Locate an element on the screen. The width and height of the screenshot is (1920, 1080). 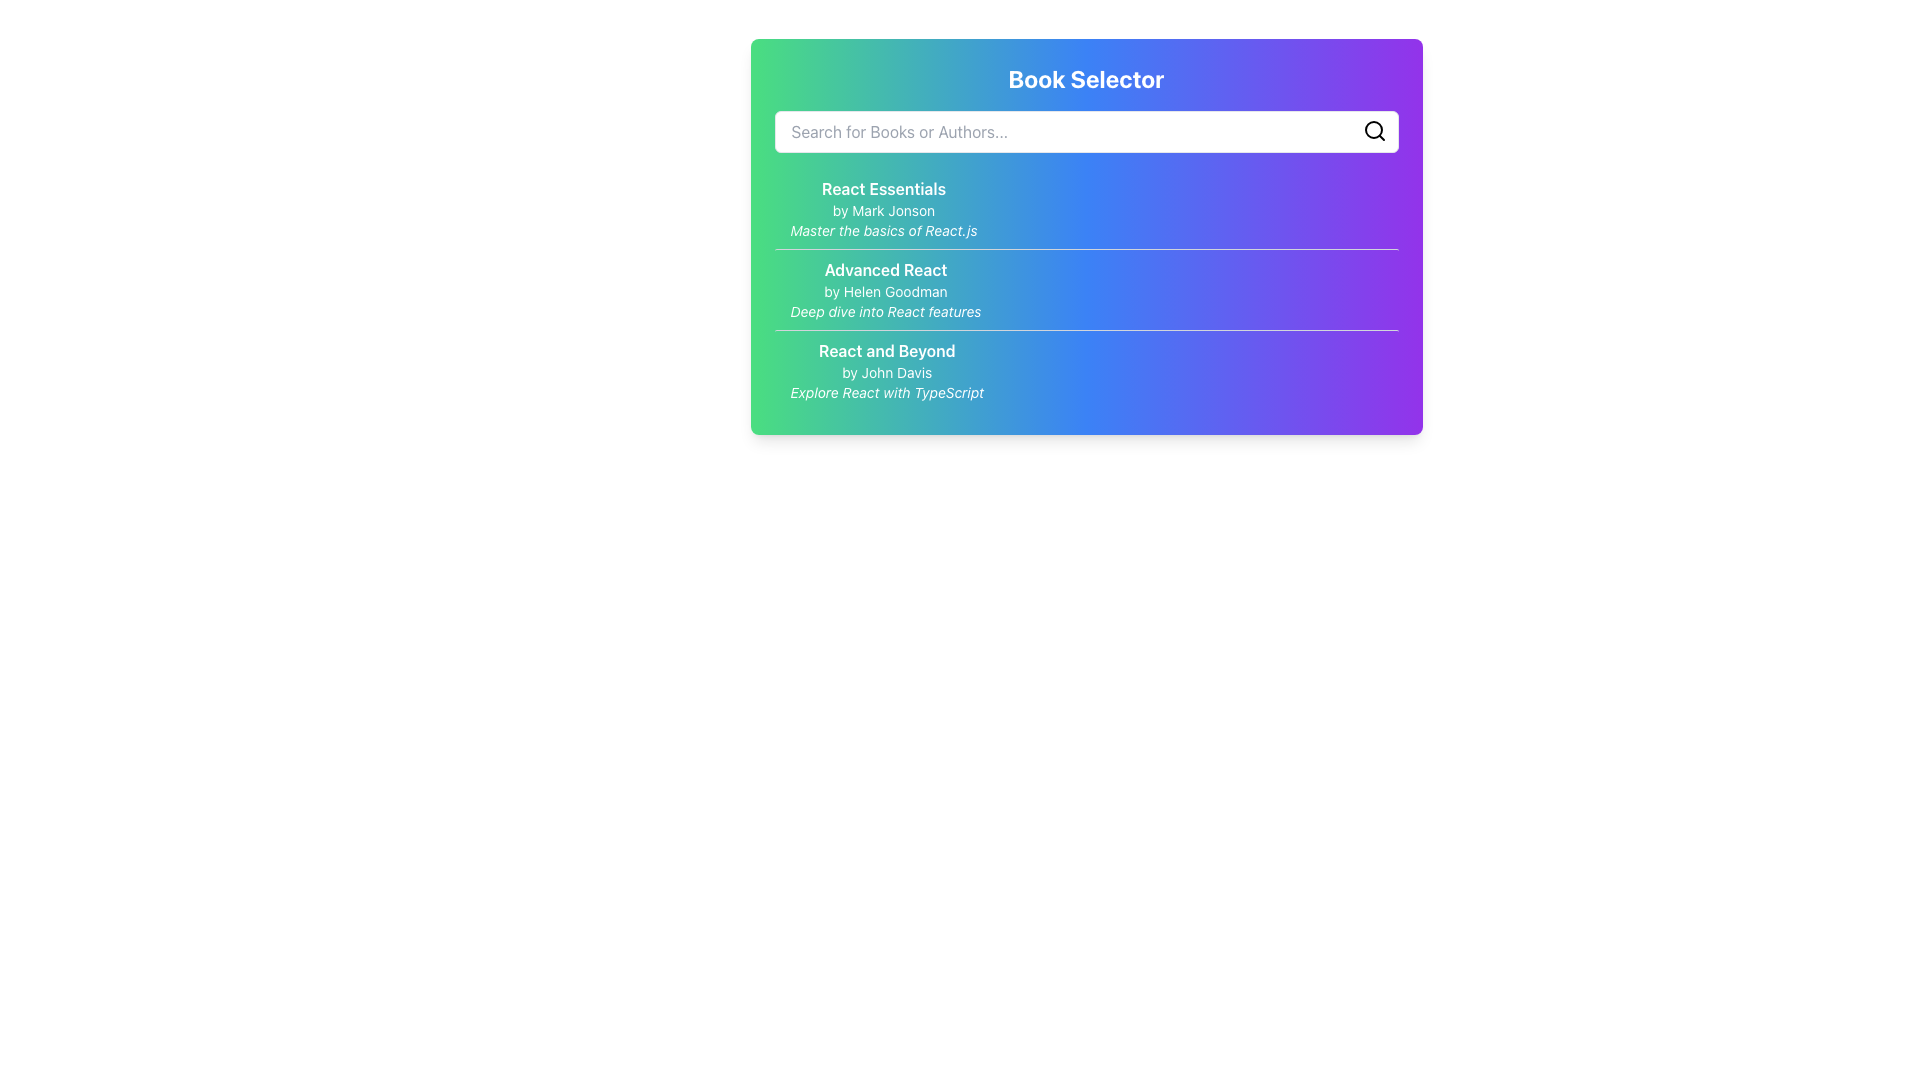
text label titled 'React and Beyond', which is a bold text label located prominently at the center of the highlighted book item section is located at coordinates (886, 350).